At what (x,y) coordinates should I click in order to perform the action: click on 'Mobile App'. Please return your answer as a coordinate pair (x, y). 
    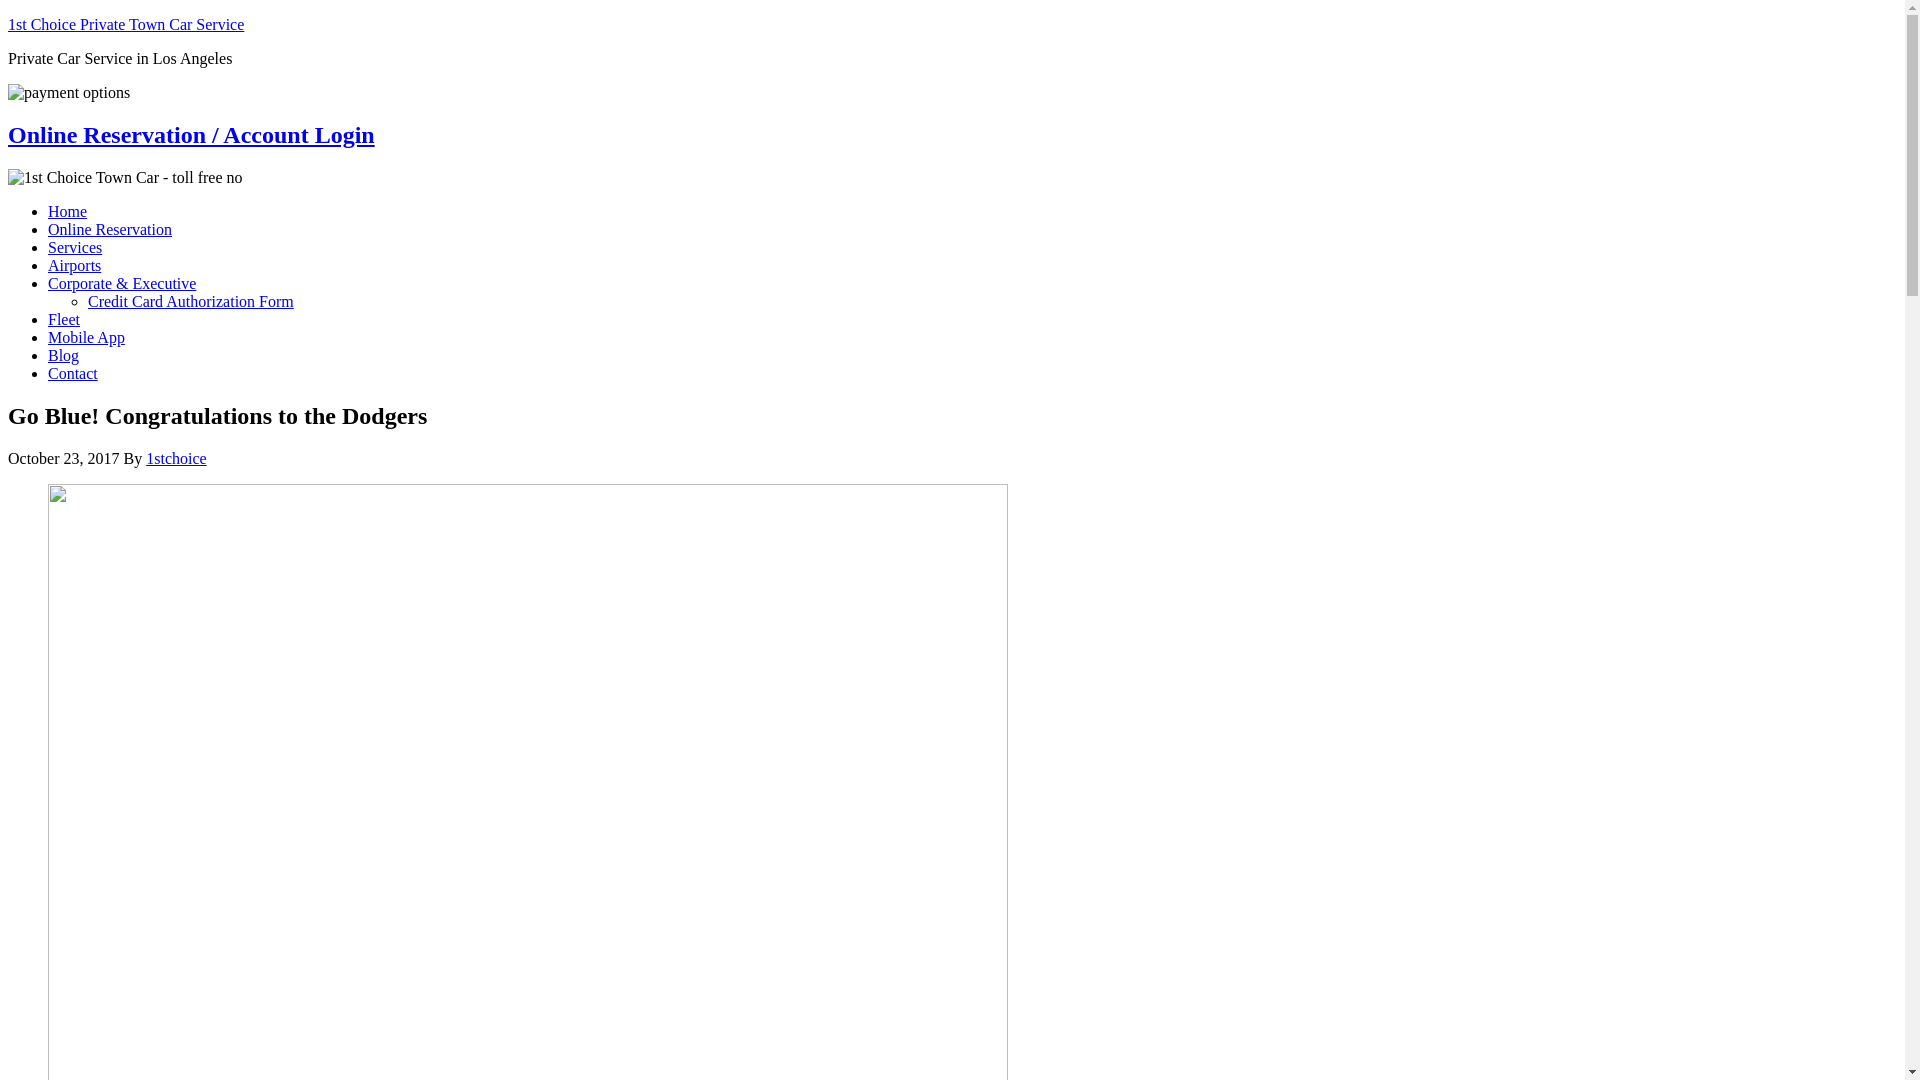
    Looking at the image, I should click on (85, 336).